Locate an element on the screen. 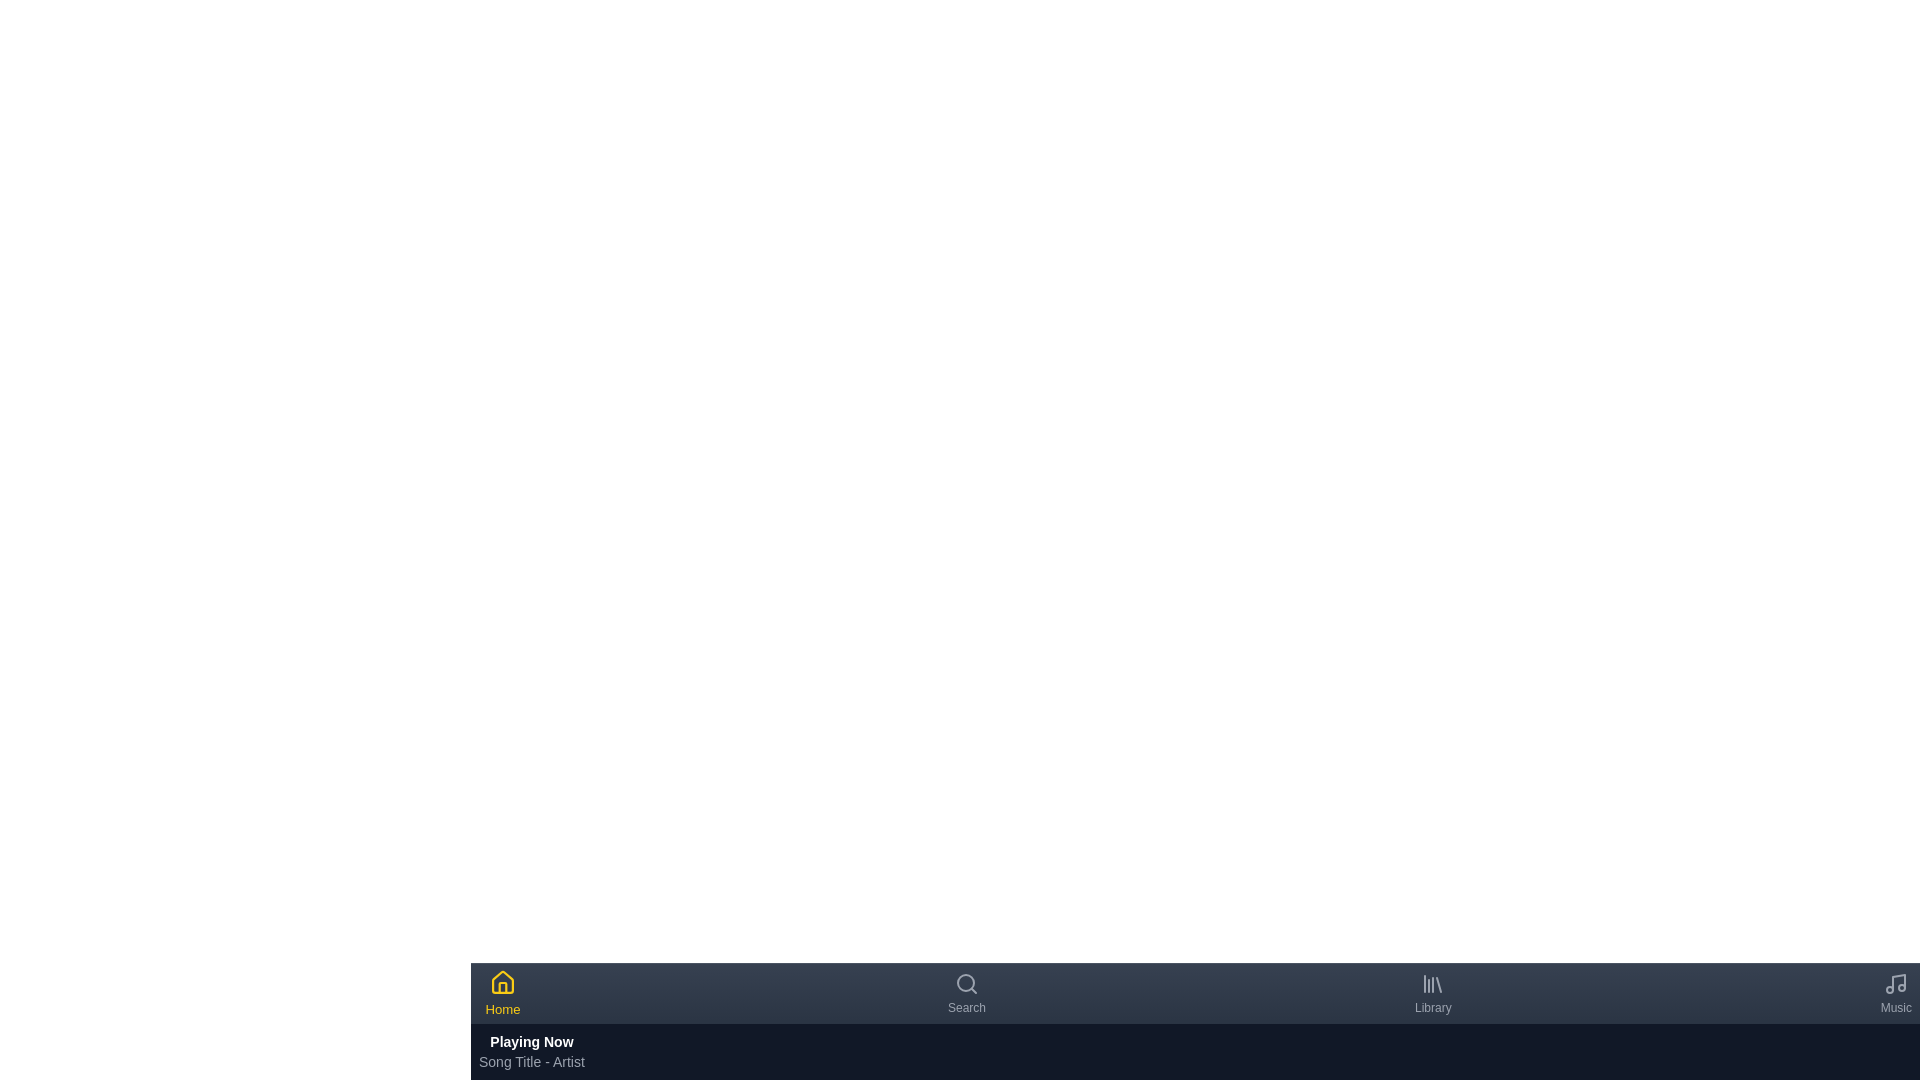  the Search navigation tab is located at coordinates (966, 994).